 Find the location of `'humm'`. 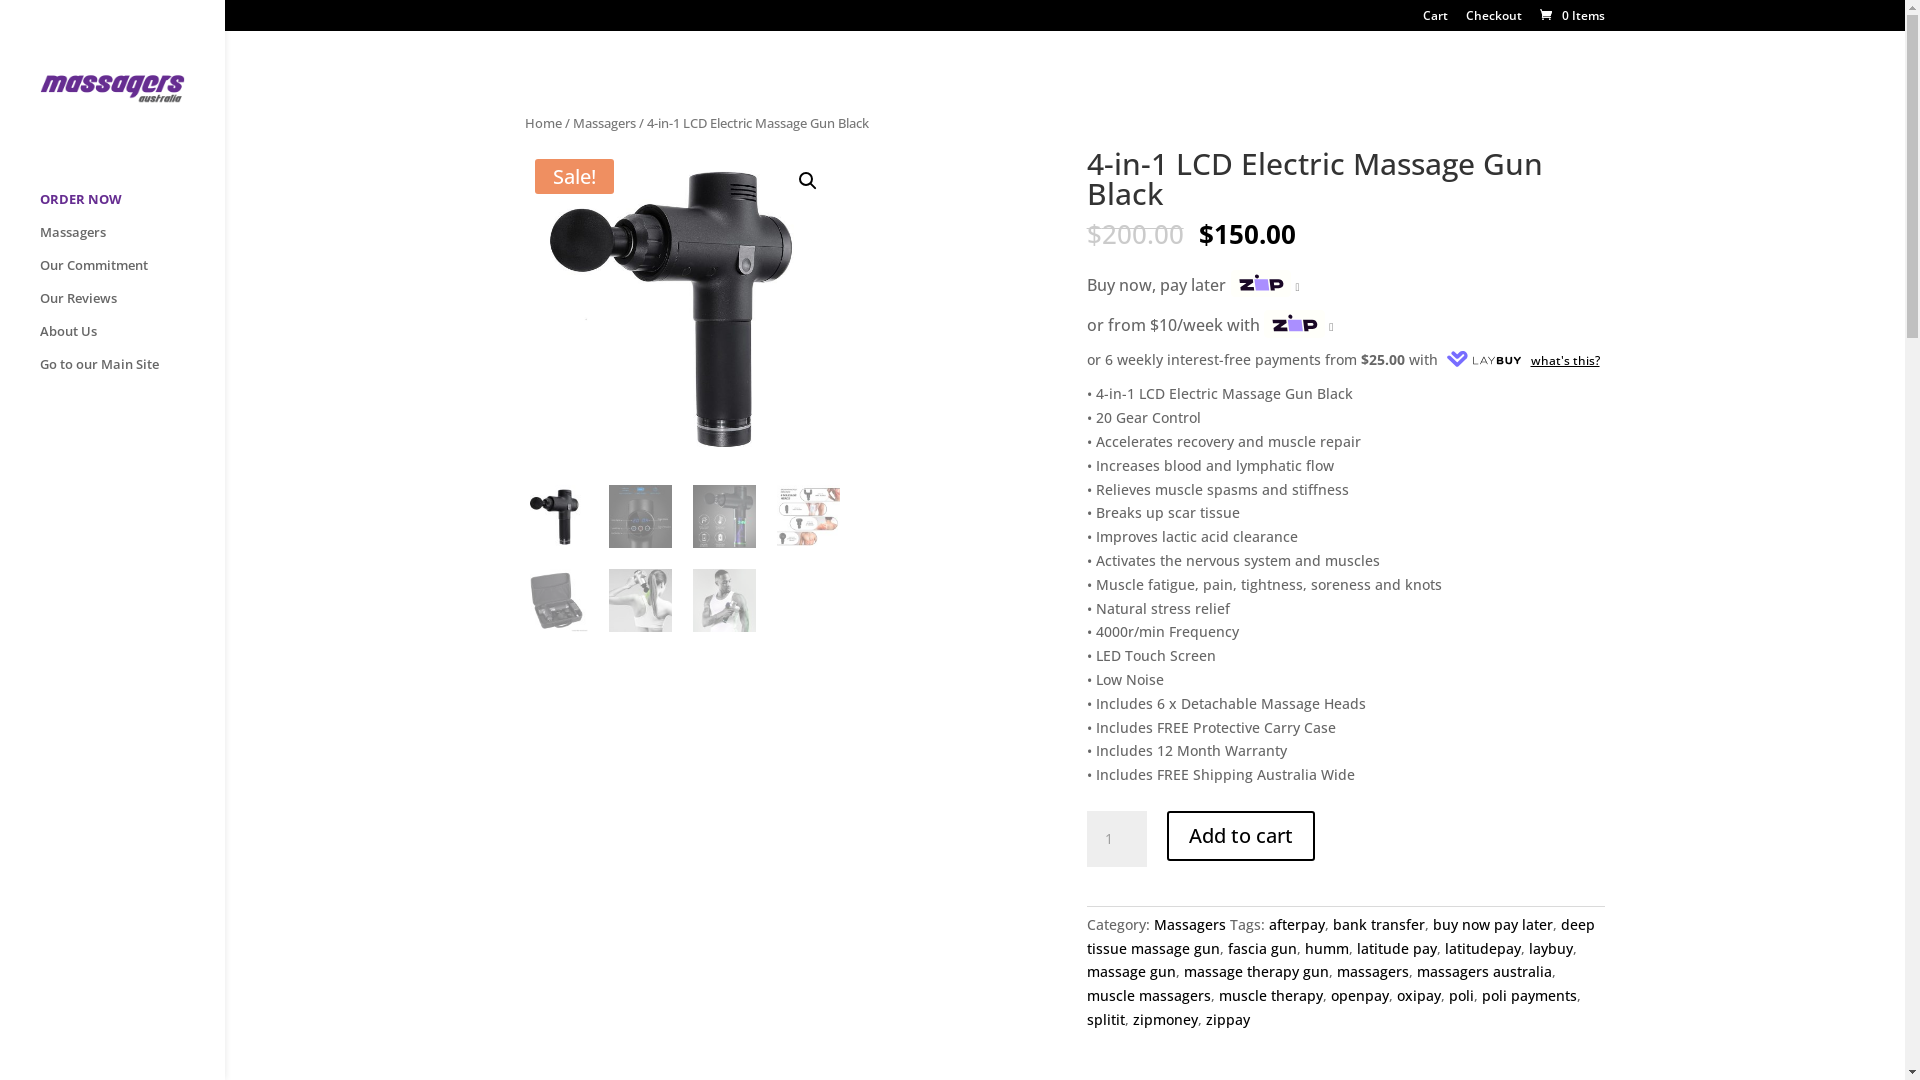

'humm' is located at coordinates (1326, 947).